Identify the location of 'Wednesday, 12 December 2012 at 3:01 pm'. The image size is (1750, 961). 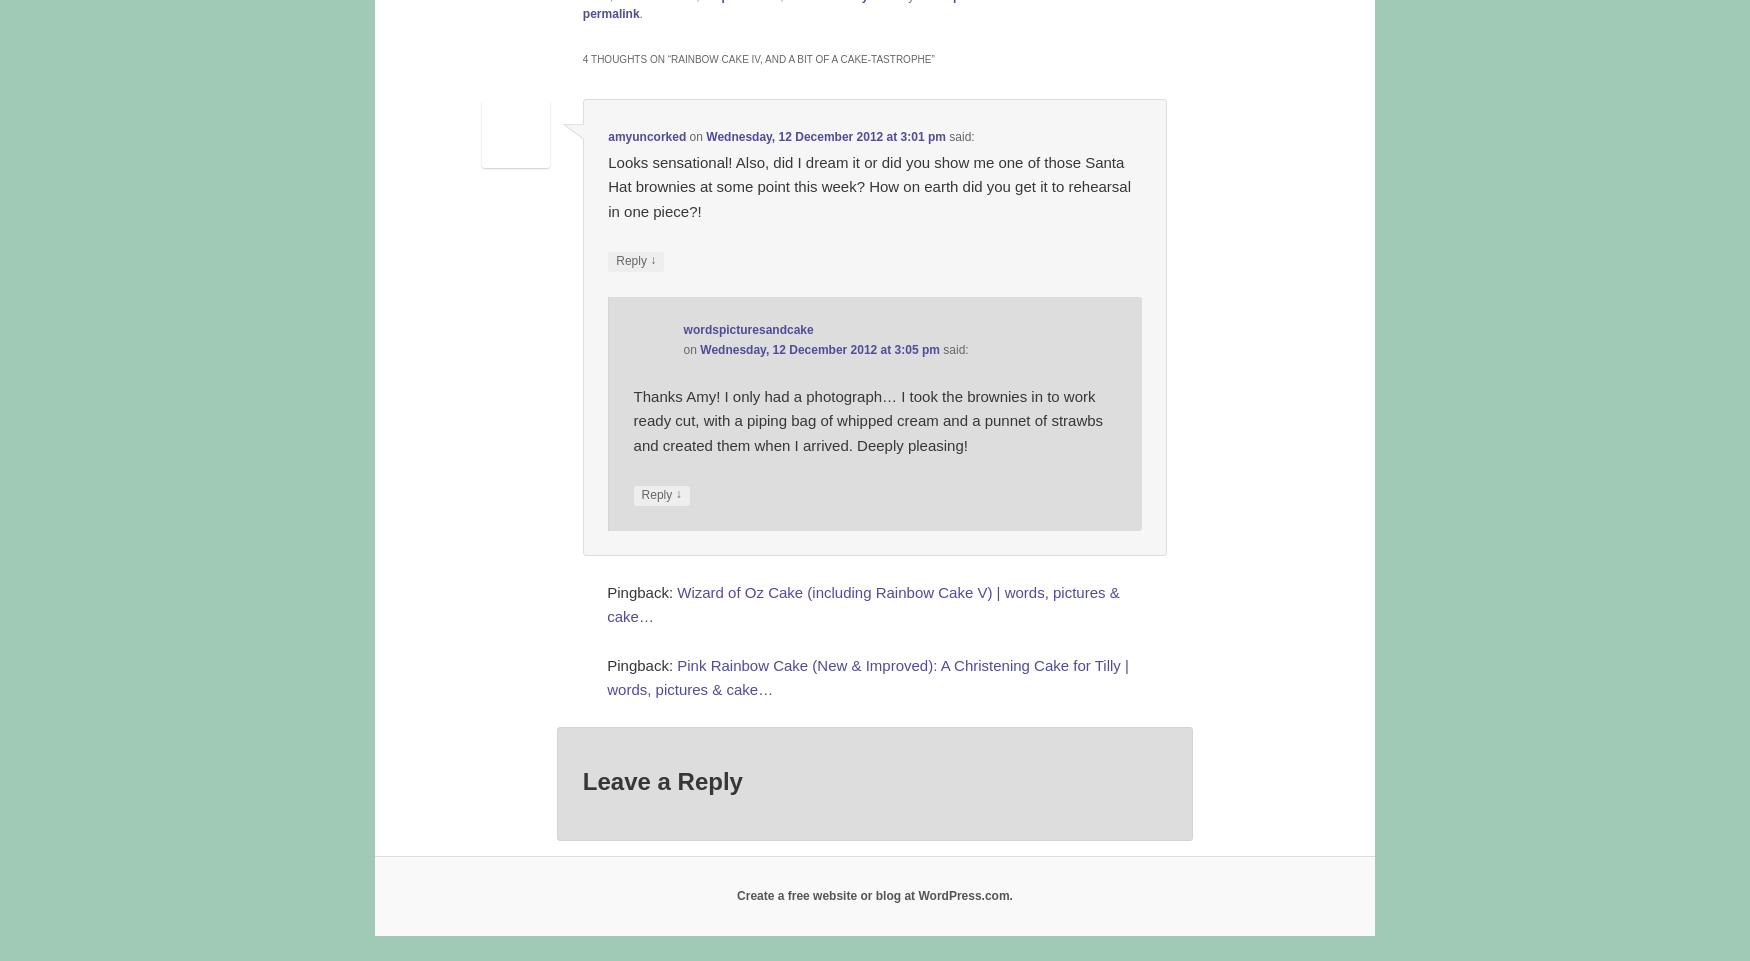
(825, 136).